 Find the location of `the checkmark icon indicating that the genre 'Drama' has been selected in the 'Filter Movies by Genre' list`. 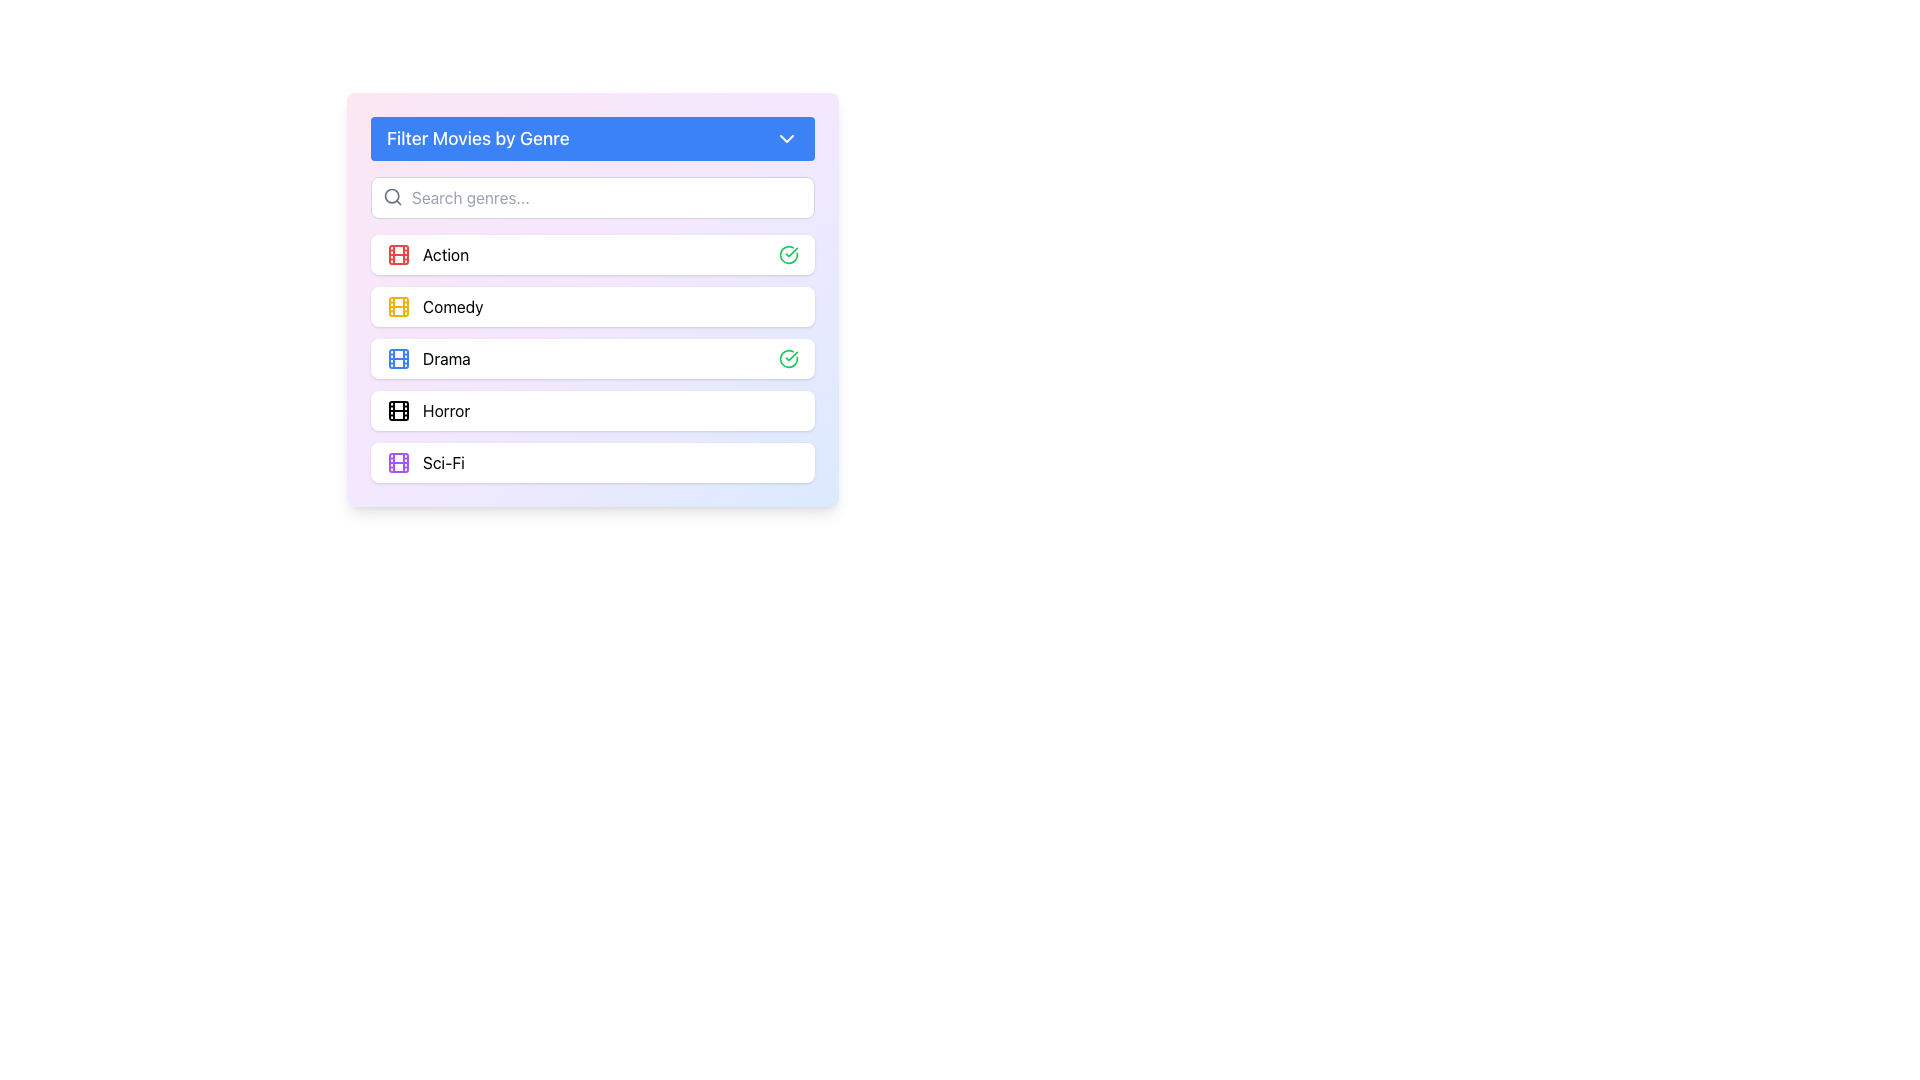

the checkmark icon indicating that the genre 'Drama' has been selected in the 'Filter Movies by Genre' list is located at coordinates (787, 357).